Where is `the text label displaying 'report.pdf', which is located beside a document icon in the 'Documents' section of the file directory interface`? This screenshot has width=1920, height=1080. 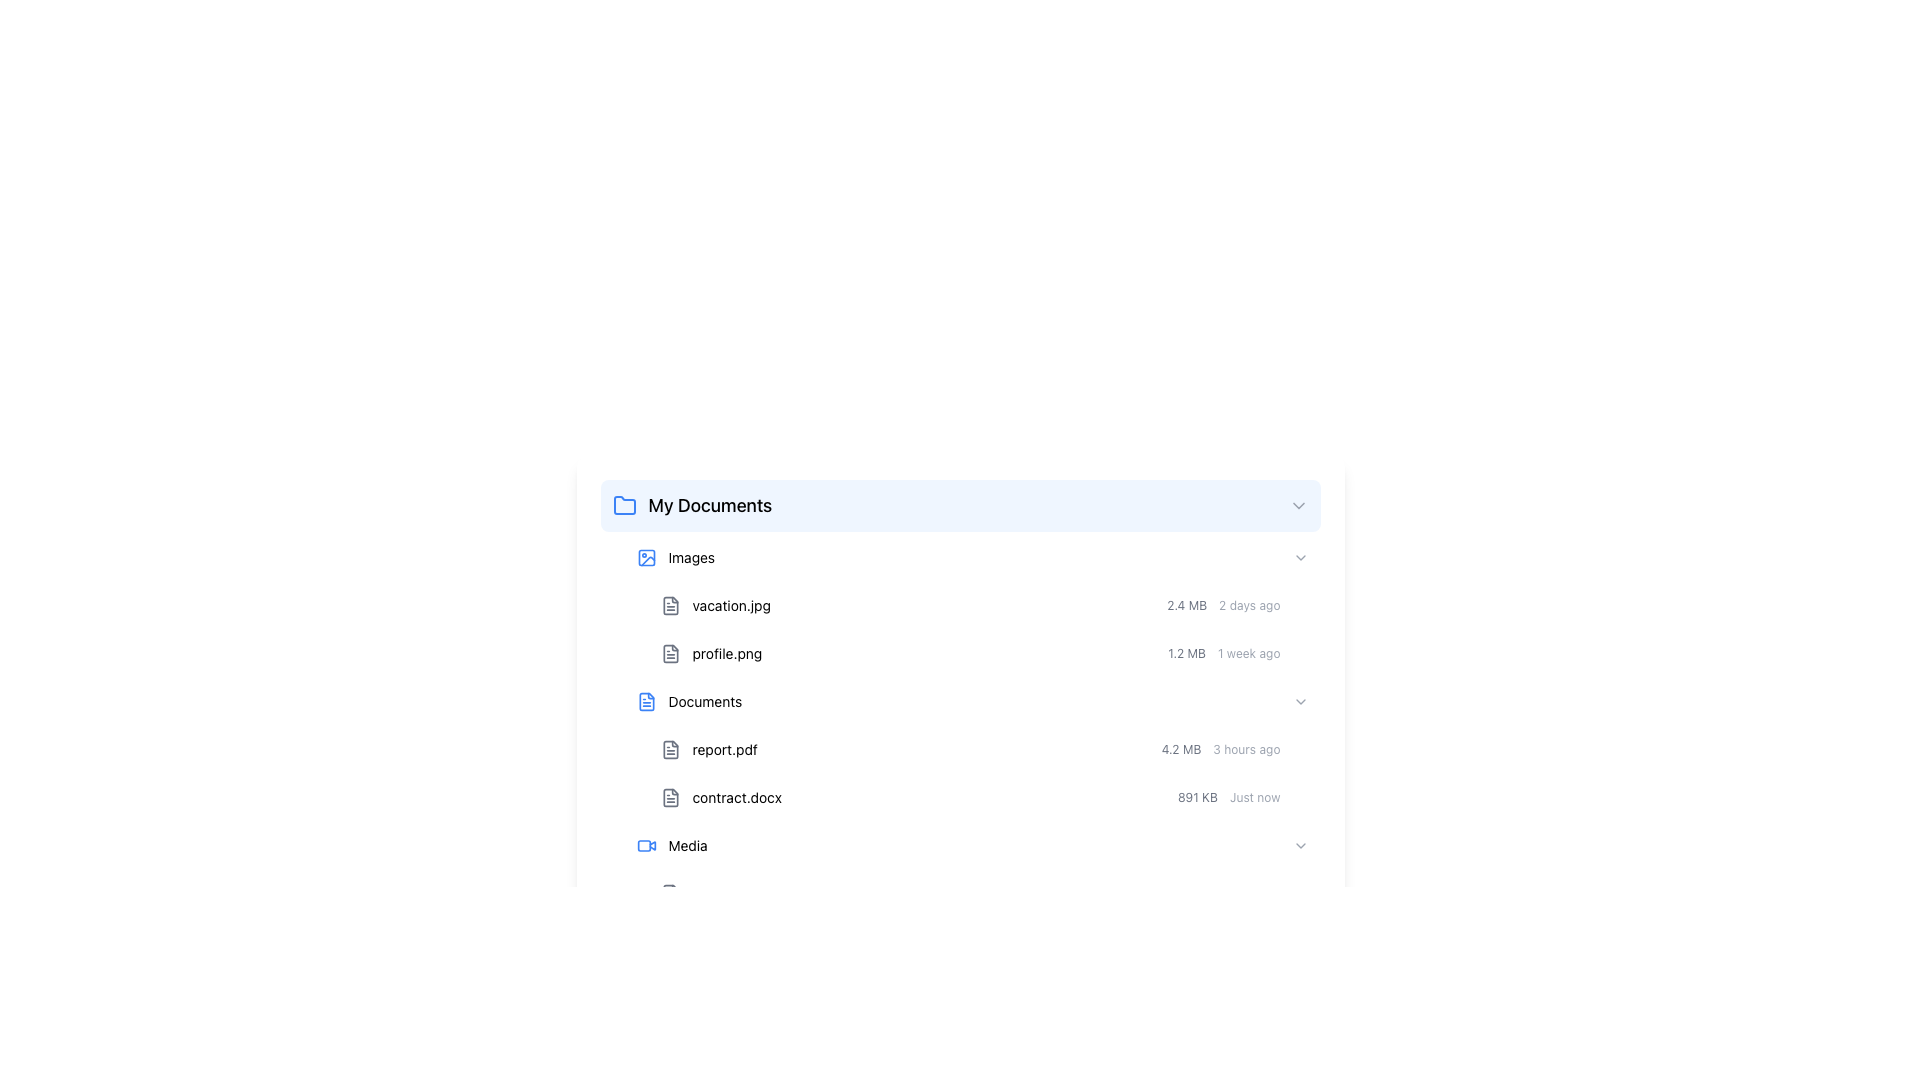
the text label displaying 'report.pdf', which is located beside a document icon in the 'Documents' section of the file directory interface is located at coordinates (724, 749).